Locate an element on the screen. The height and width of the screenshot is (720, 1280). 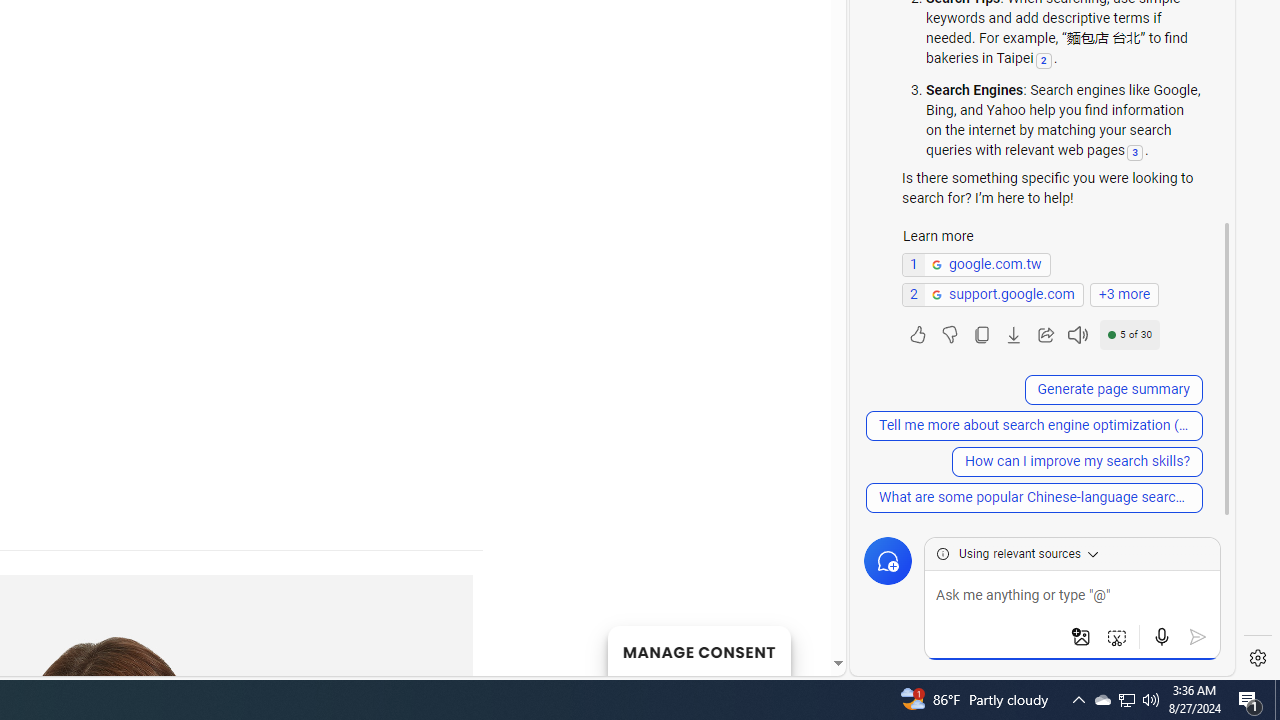
'MANAGE CONSENT' is located at coordinates (698, 650).